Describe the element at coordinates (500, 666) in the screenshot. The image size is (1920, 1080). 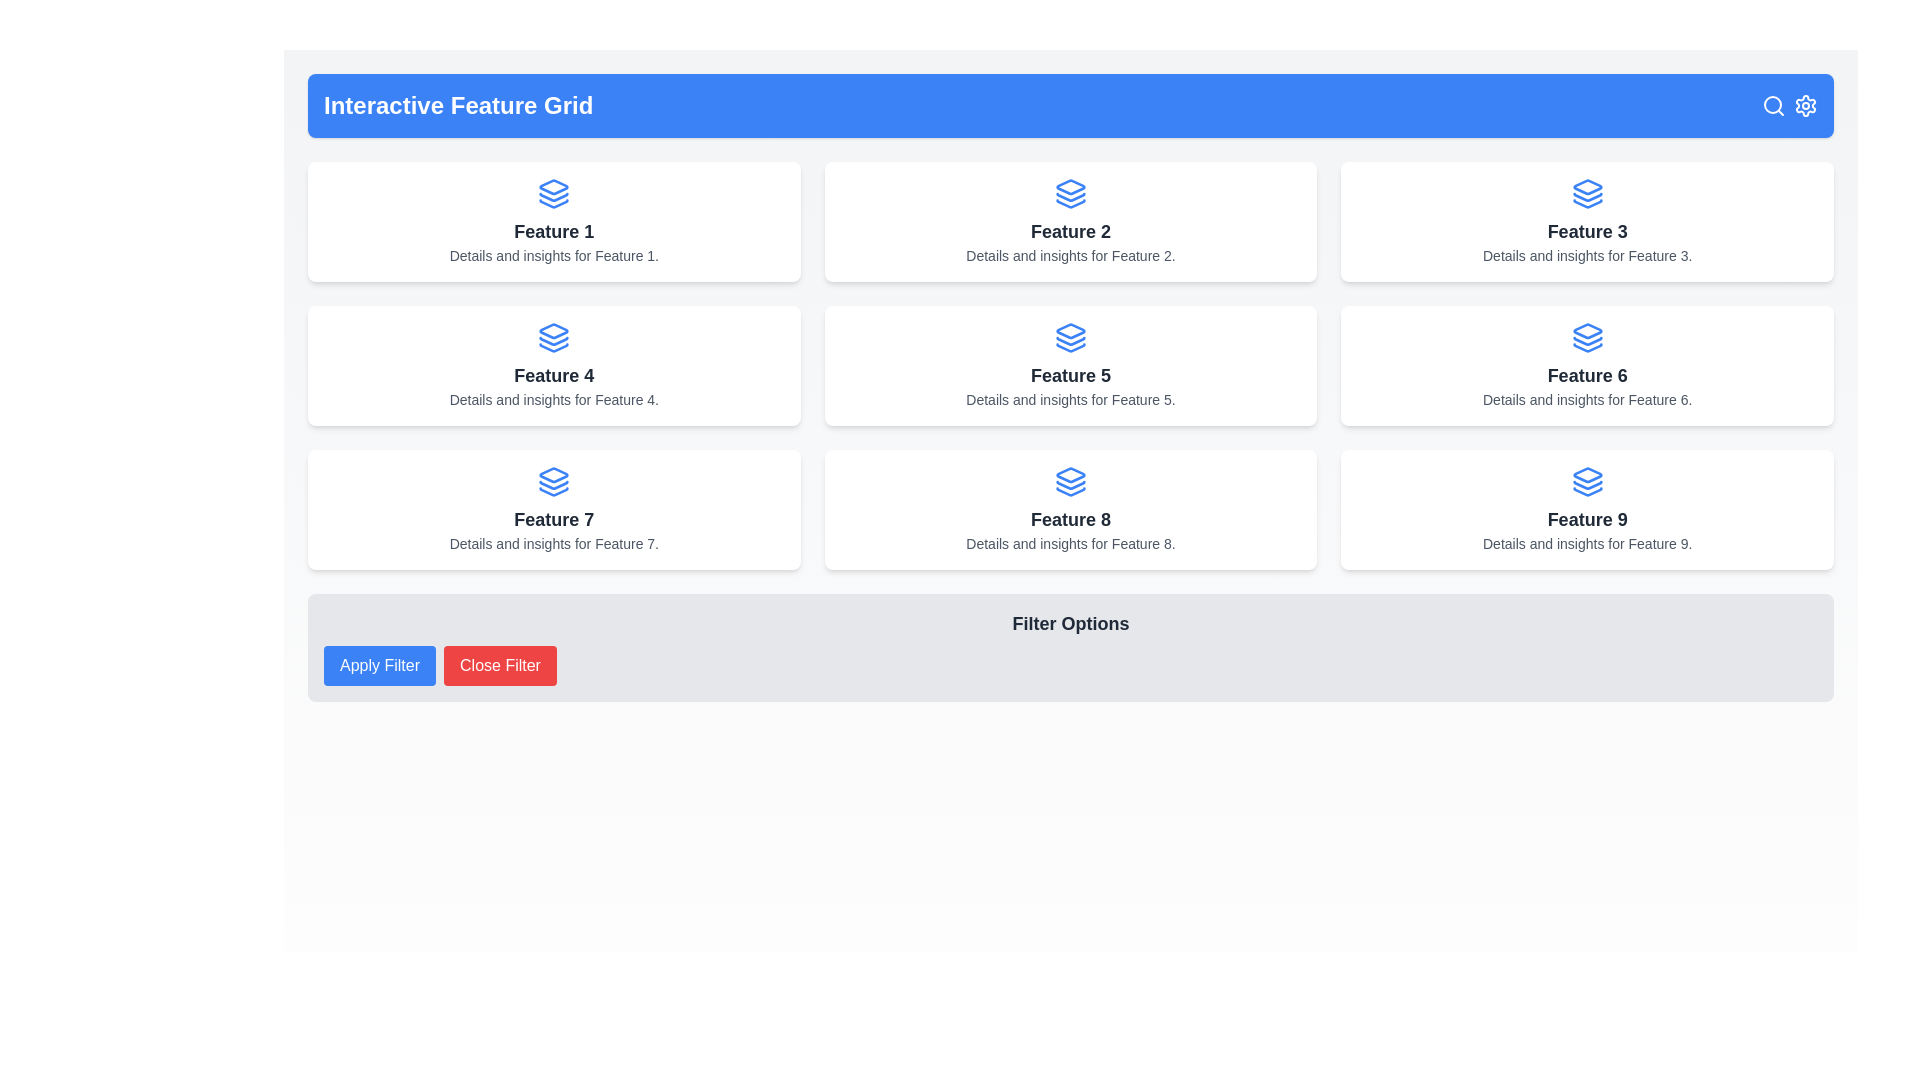
I see `the second button from the right` at that location.